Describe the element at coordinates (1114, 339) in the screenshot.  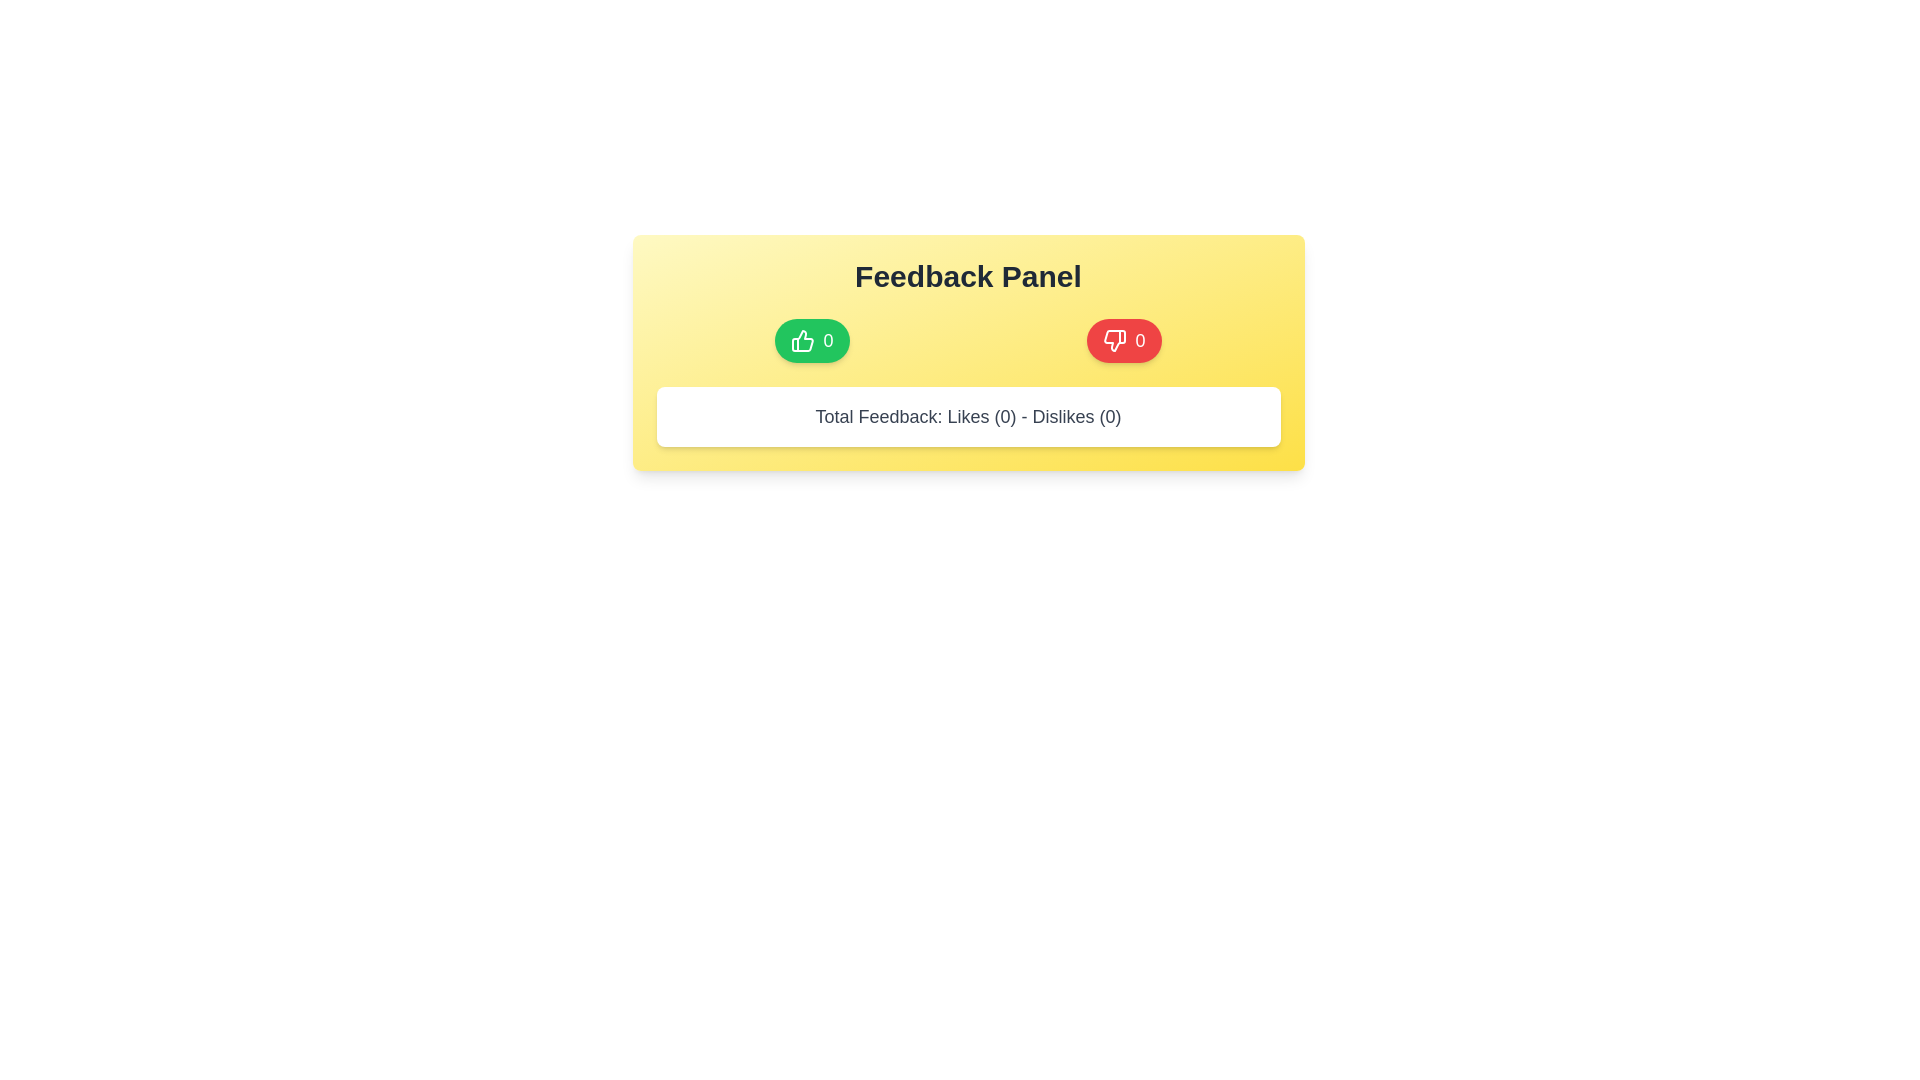
I see `the negative feedback icon button located to the right of the green thumbs-up icon and above the statistic display area` at that location.